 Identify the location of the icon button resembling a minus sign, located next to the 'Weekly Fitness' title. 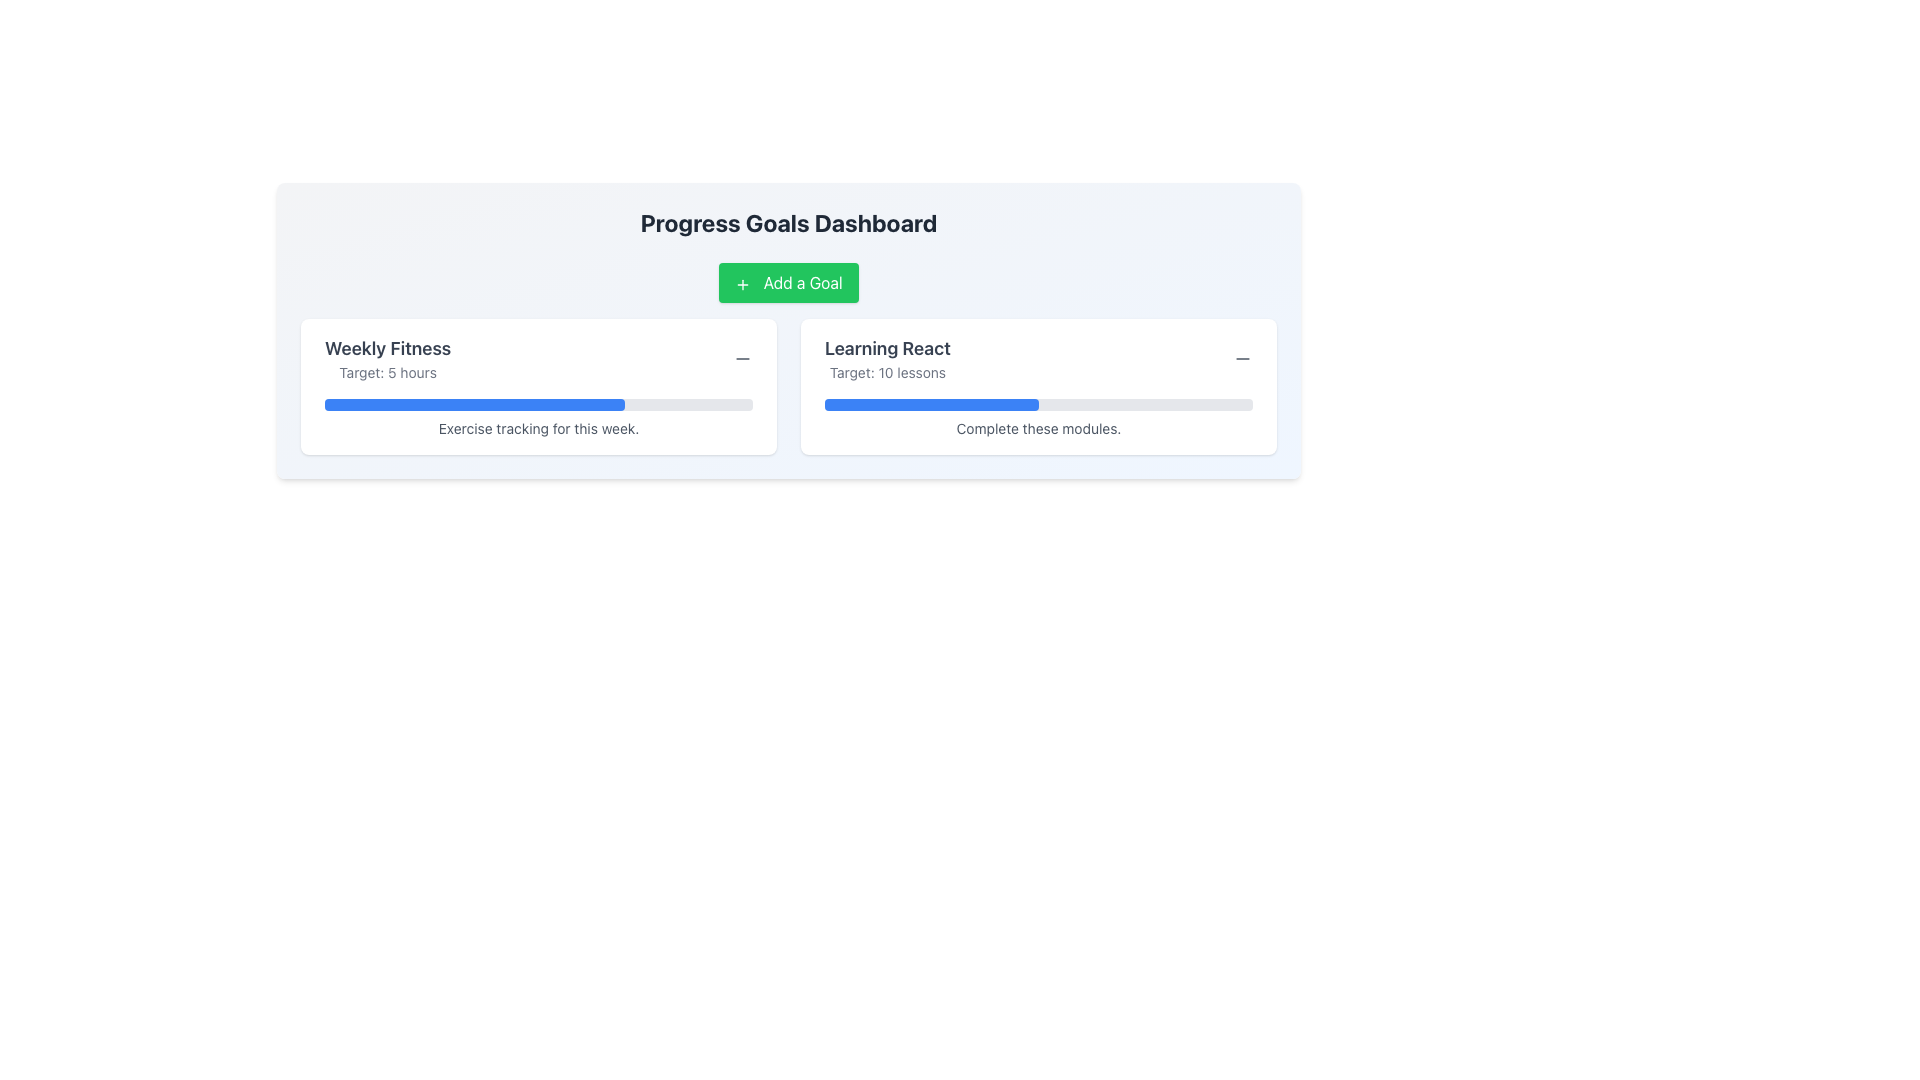
(742, 357).